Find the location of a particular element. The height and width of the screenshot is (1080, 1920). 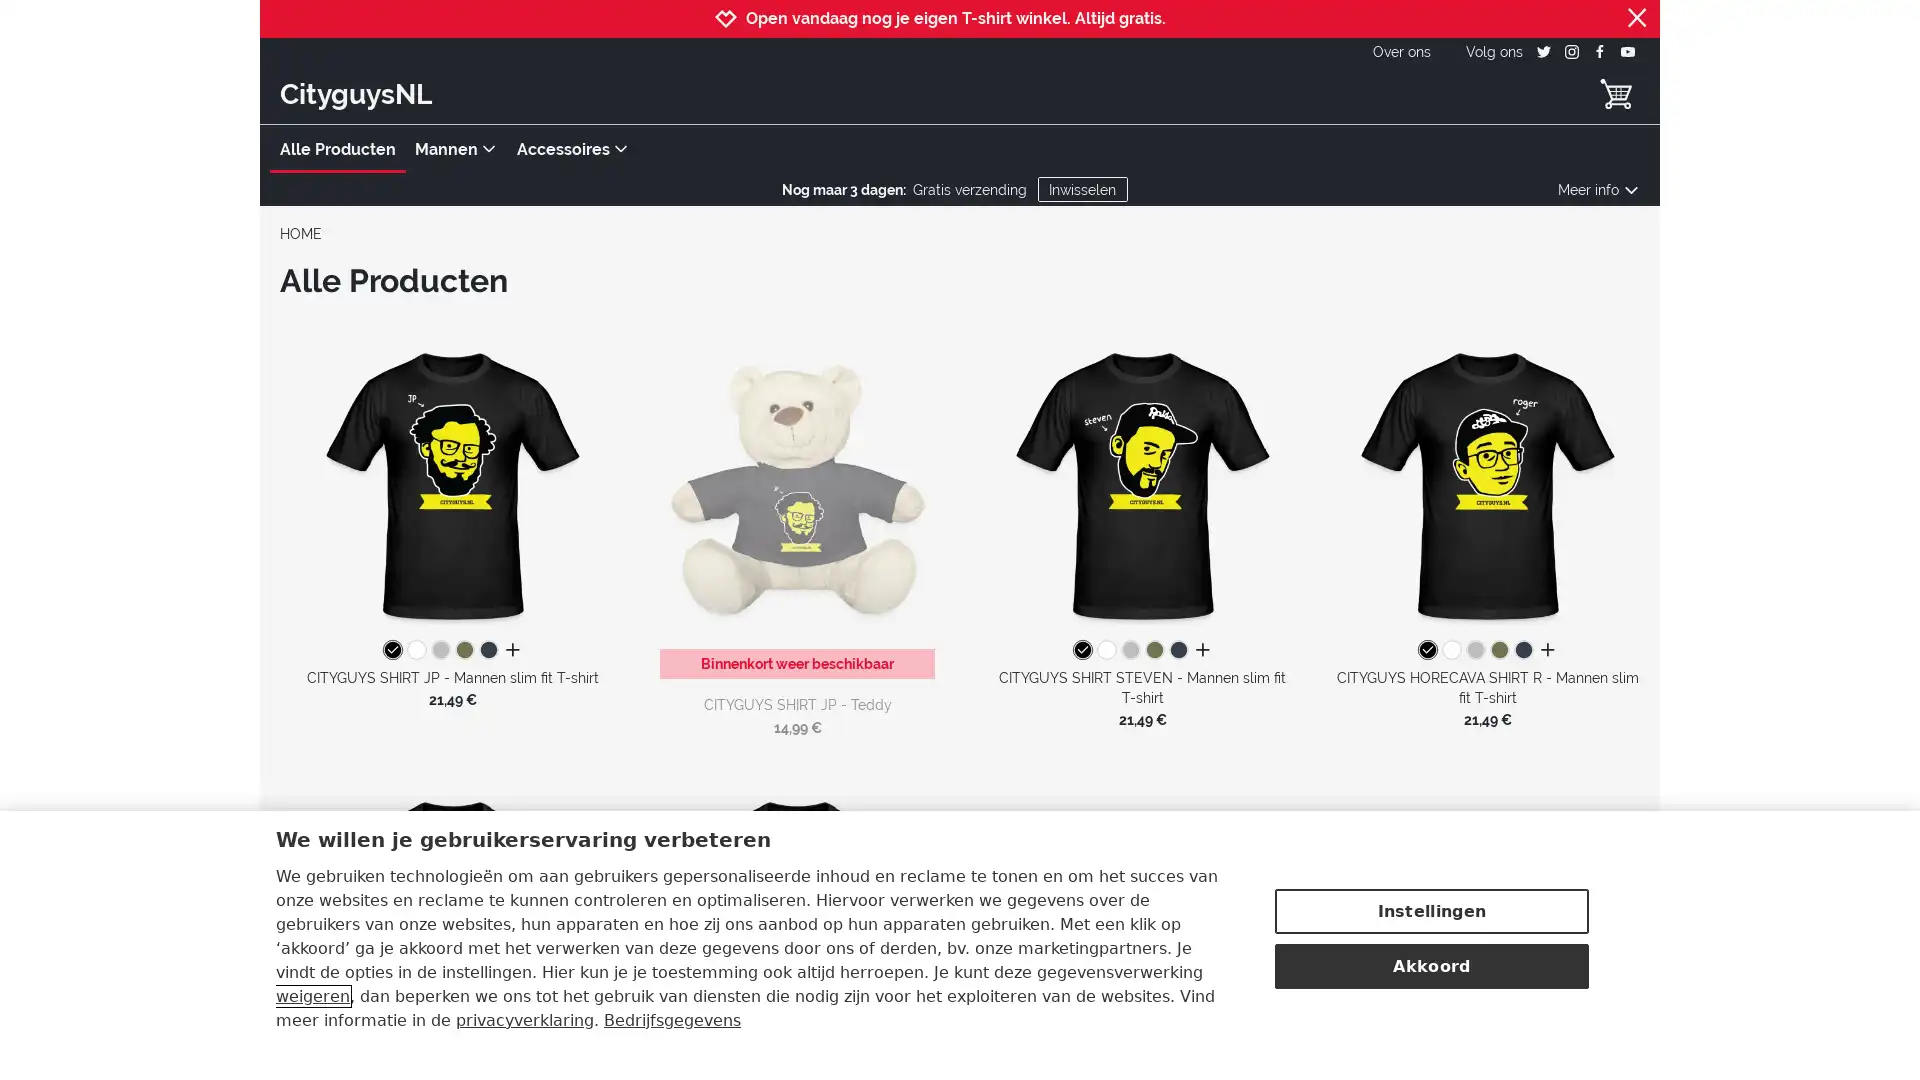

grijs gemeleerd is located at coordinates (439, 651).